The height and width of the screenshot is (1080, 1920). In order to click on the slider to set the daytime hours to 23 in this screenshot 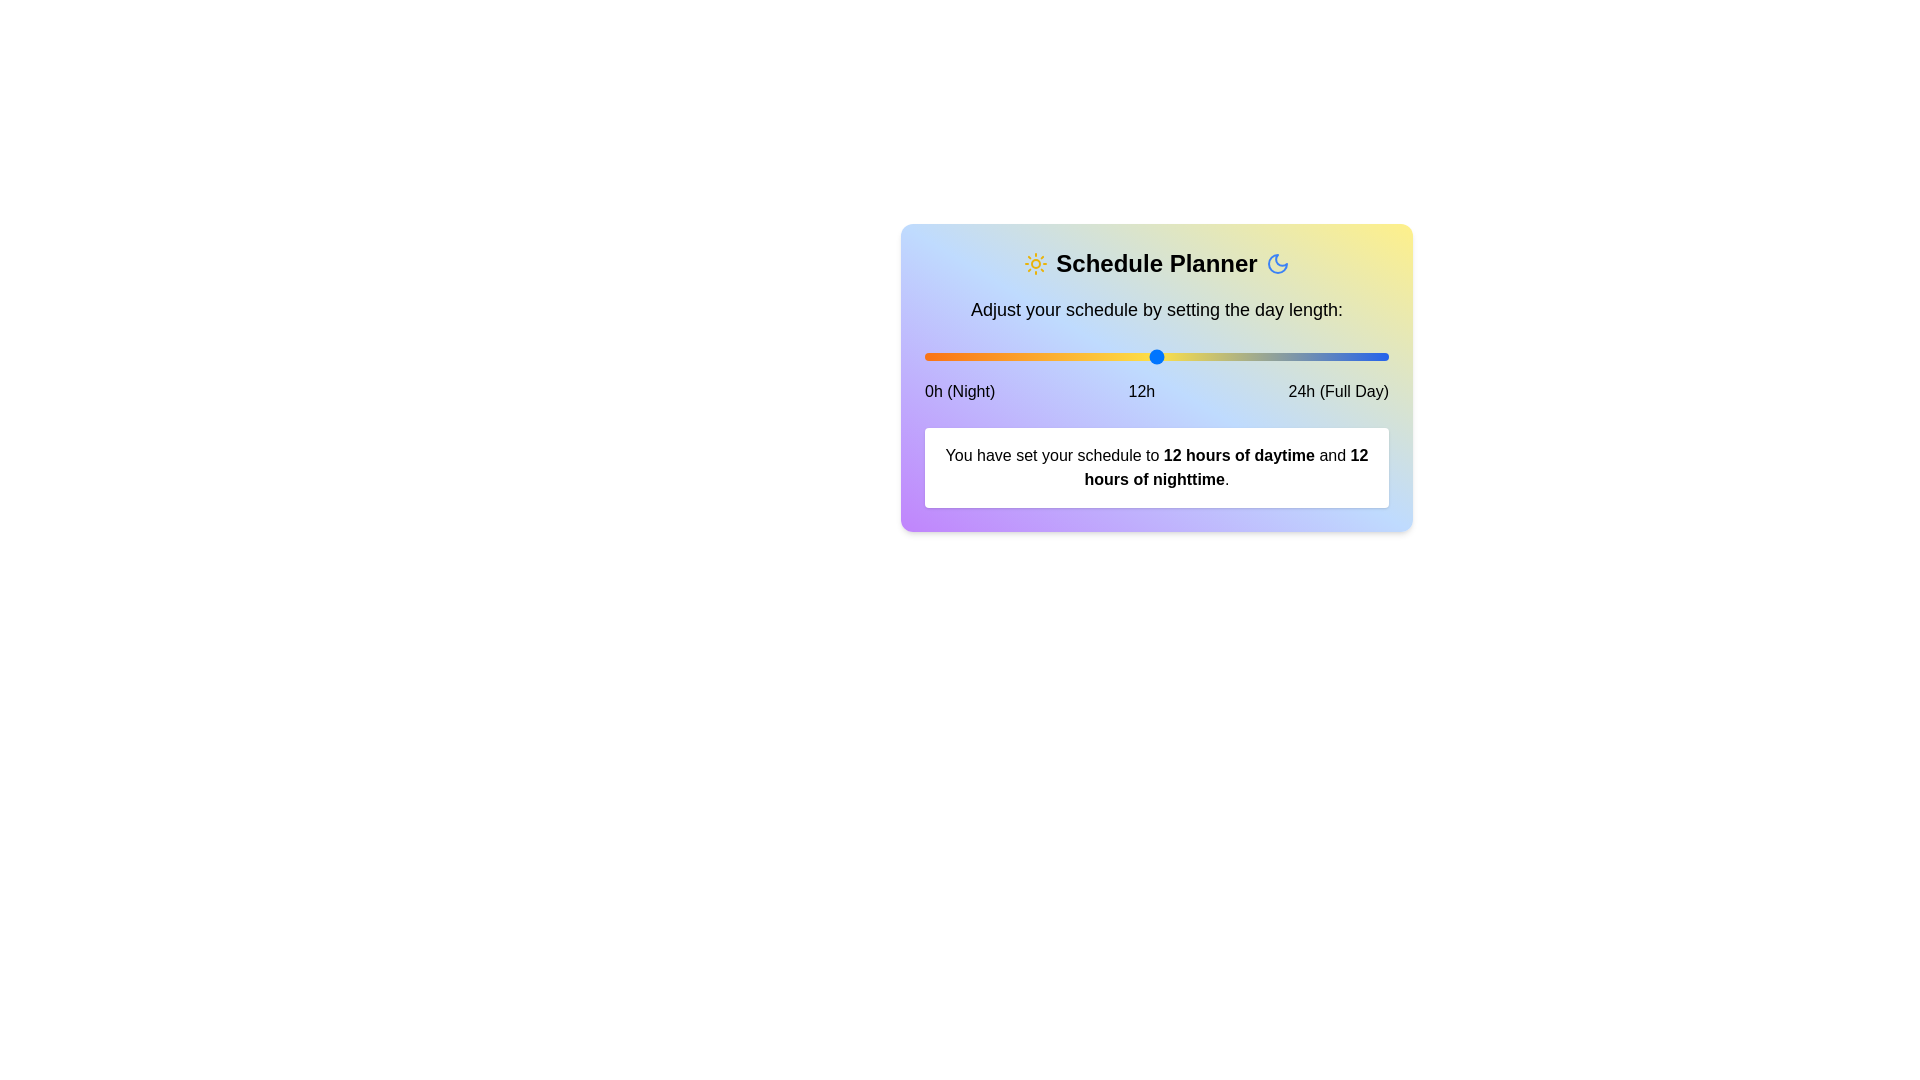, I will do `click(1368, 356)`.